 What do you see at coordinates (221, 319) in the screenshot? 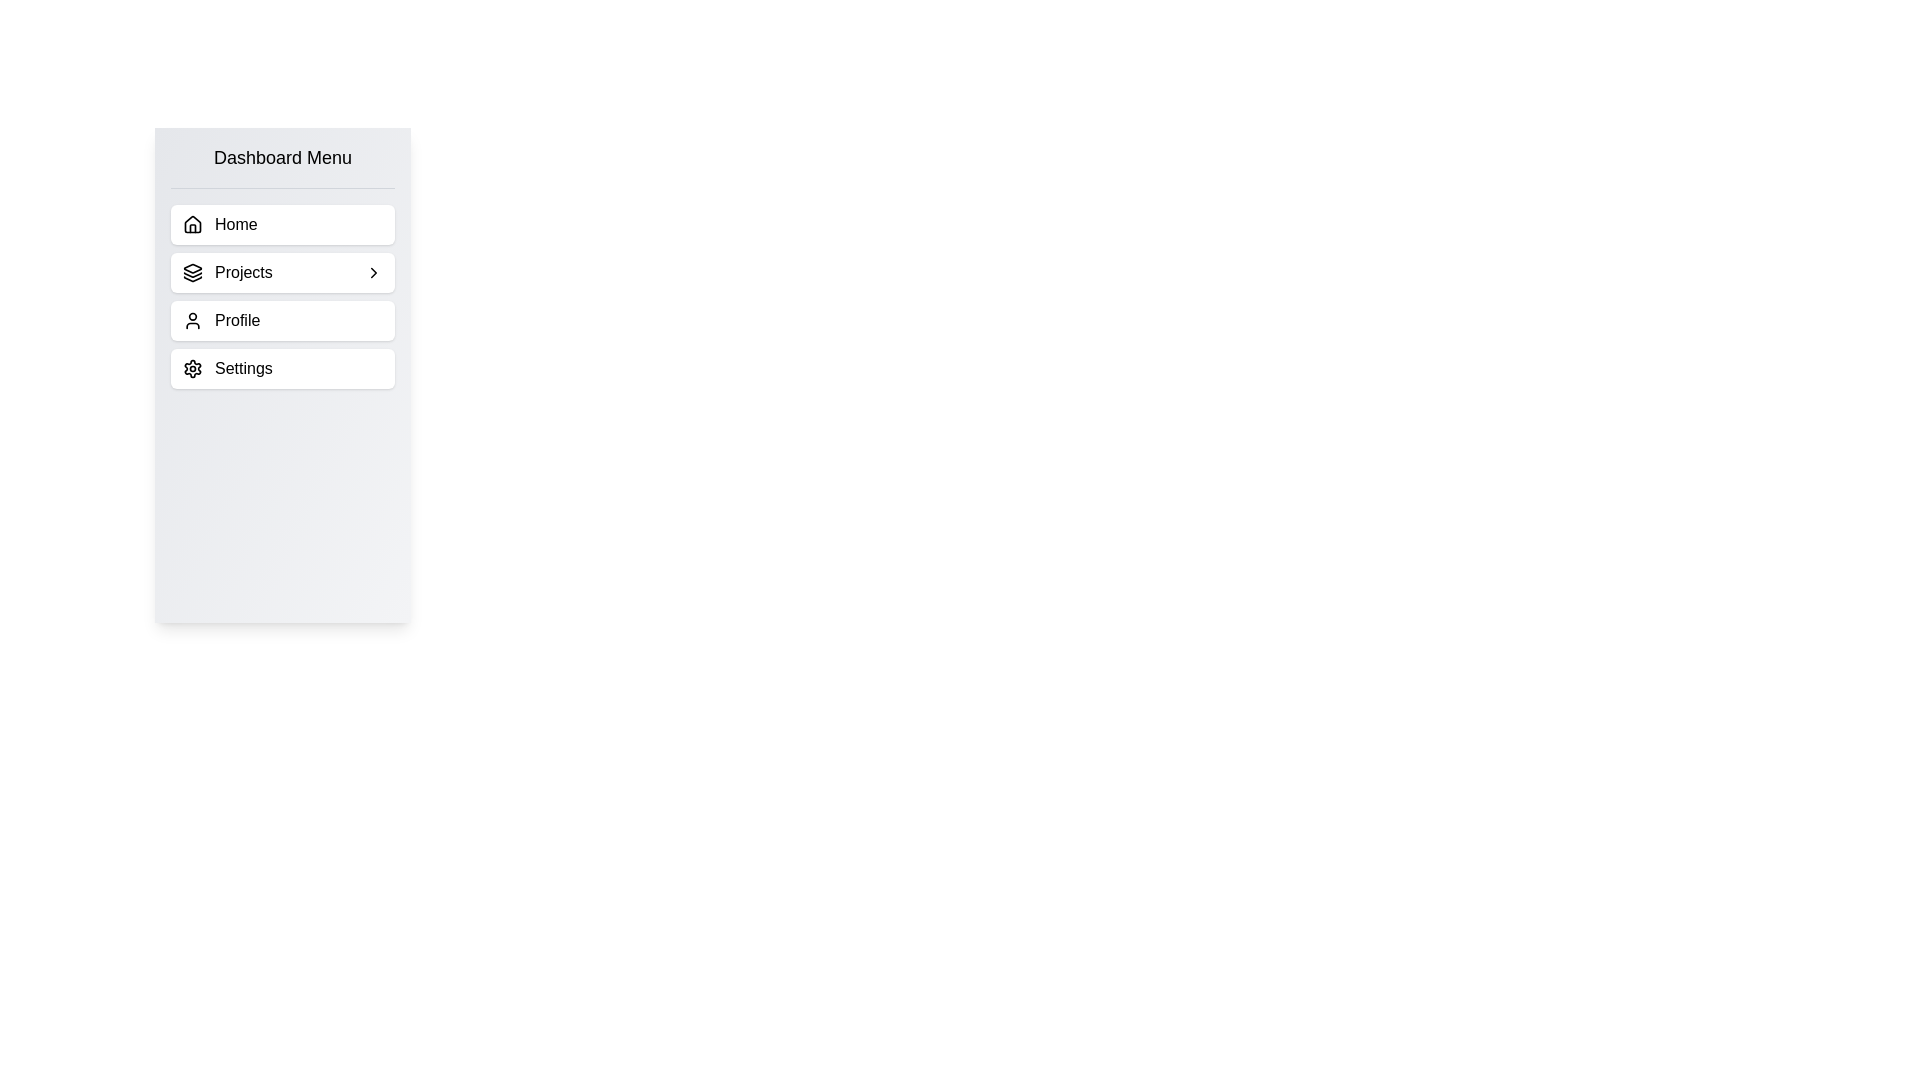
I see `the 'Profile' navigation menu item, which displays the text 'Profile' next to a user icon` at bounding box center [221, 319].